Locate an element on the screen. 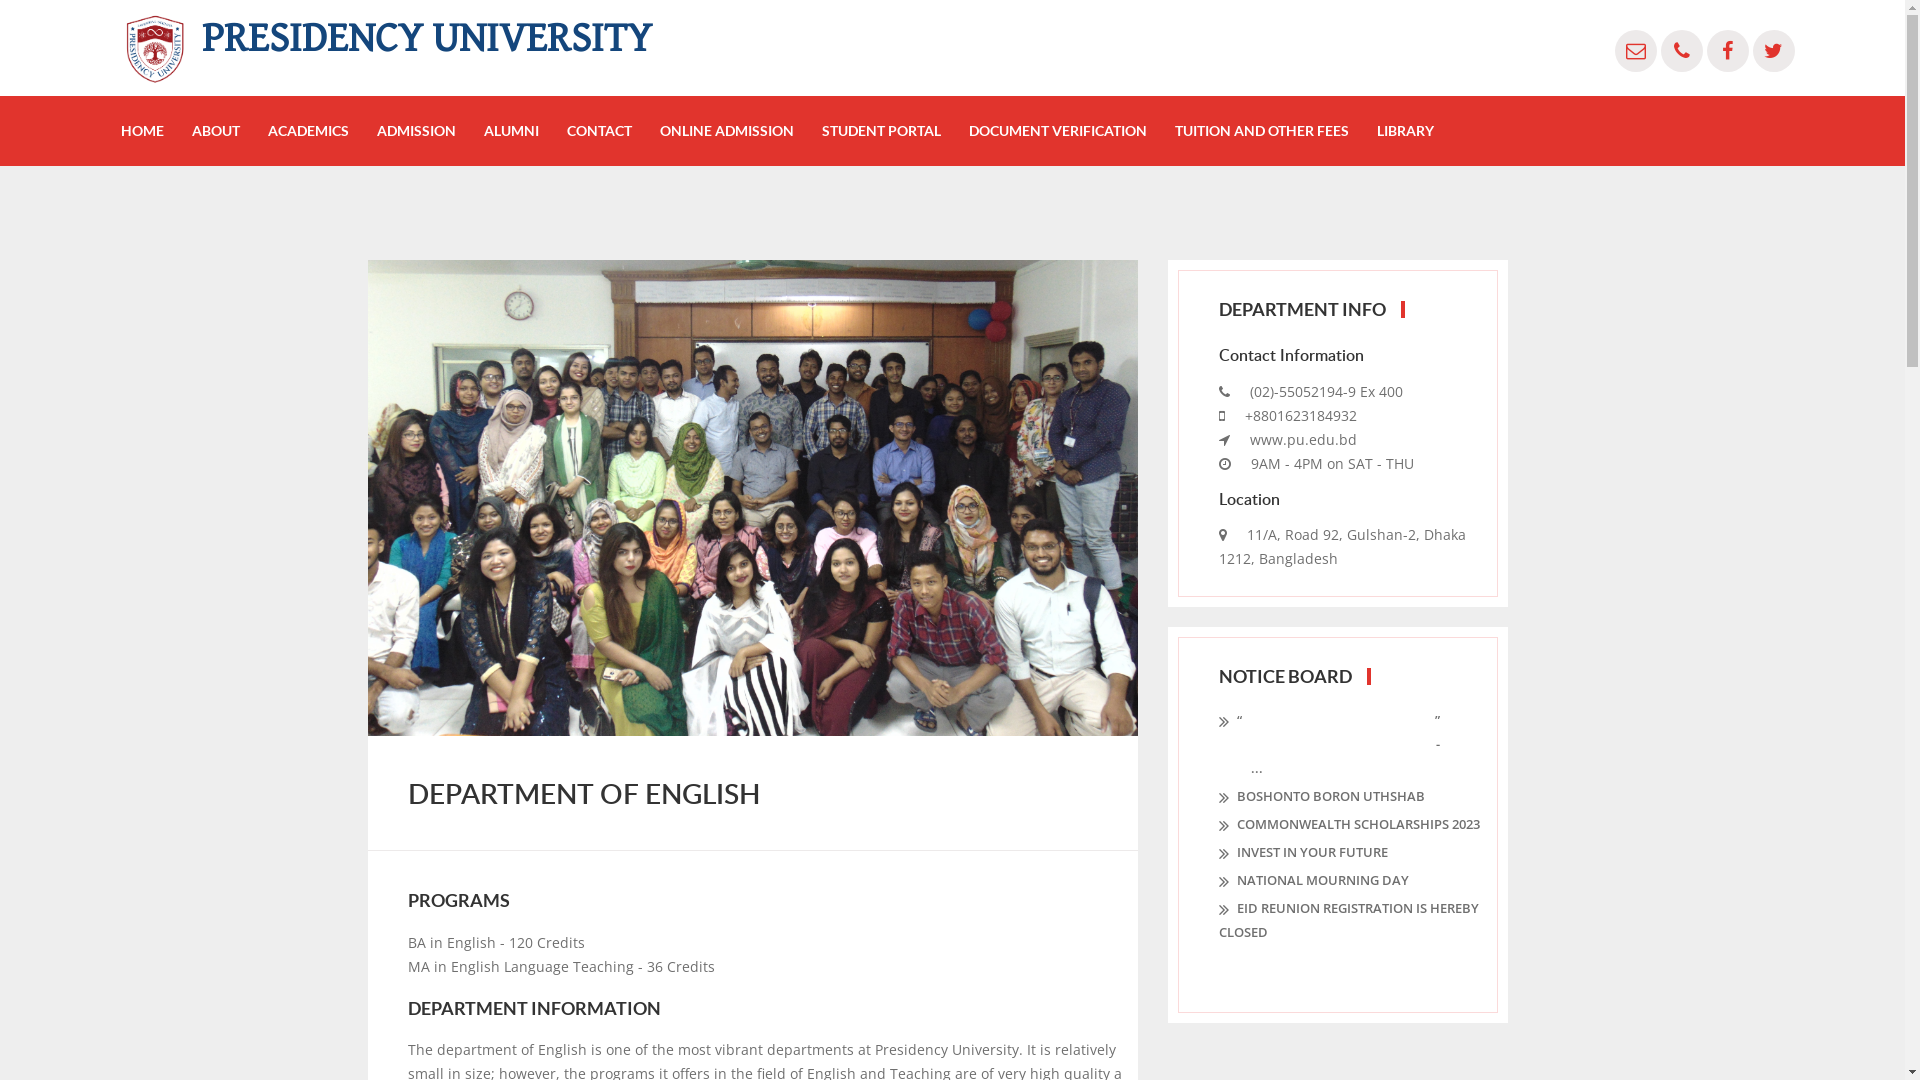 The image size is (1920, 1080). 'COMMONWEALTH SCHOLARSHIPS 2023' is located at coordinates (1348, 824).